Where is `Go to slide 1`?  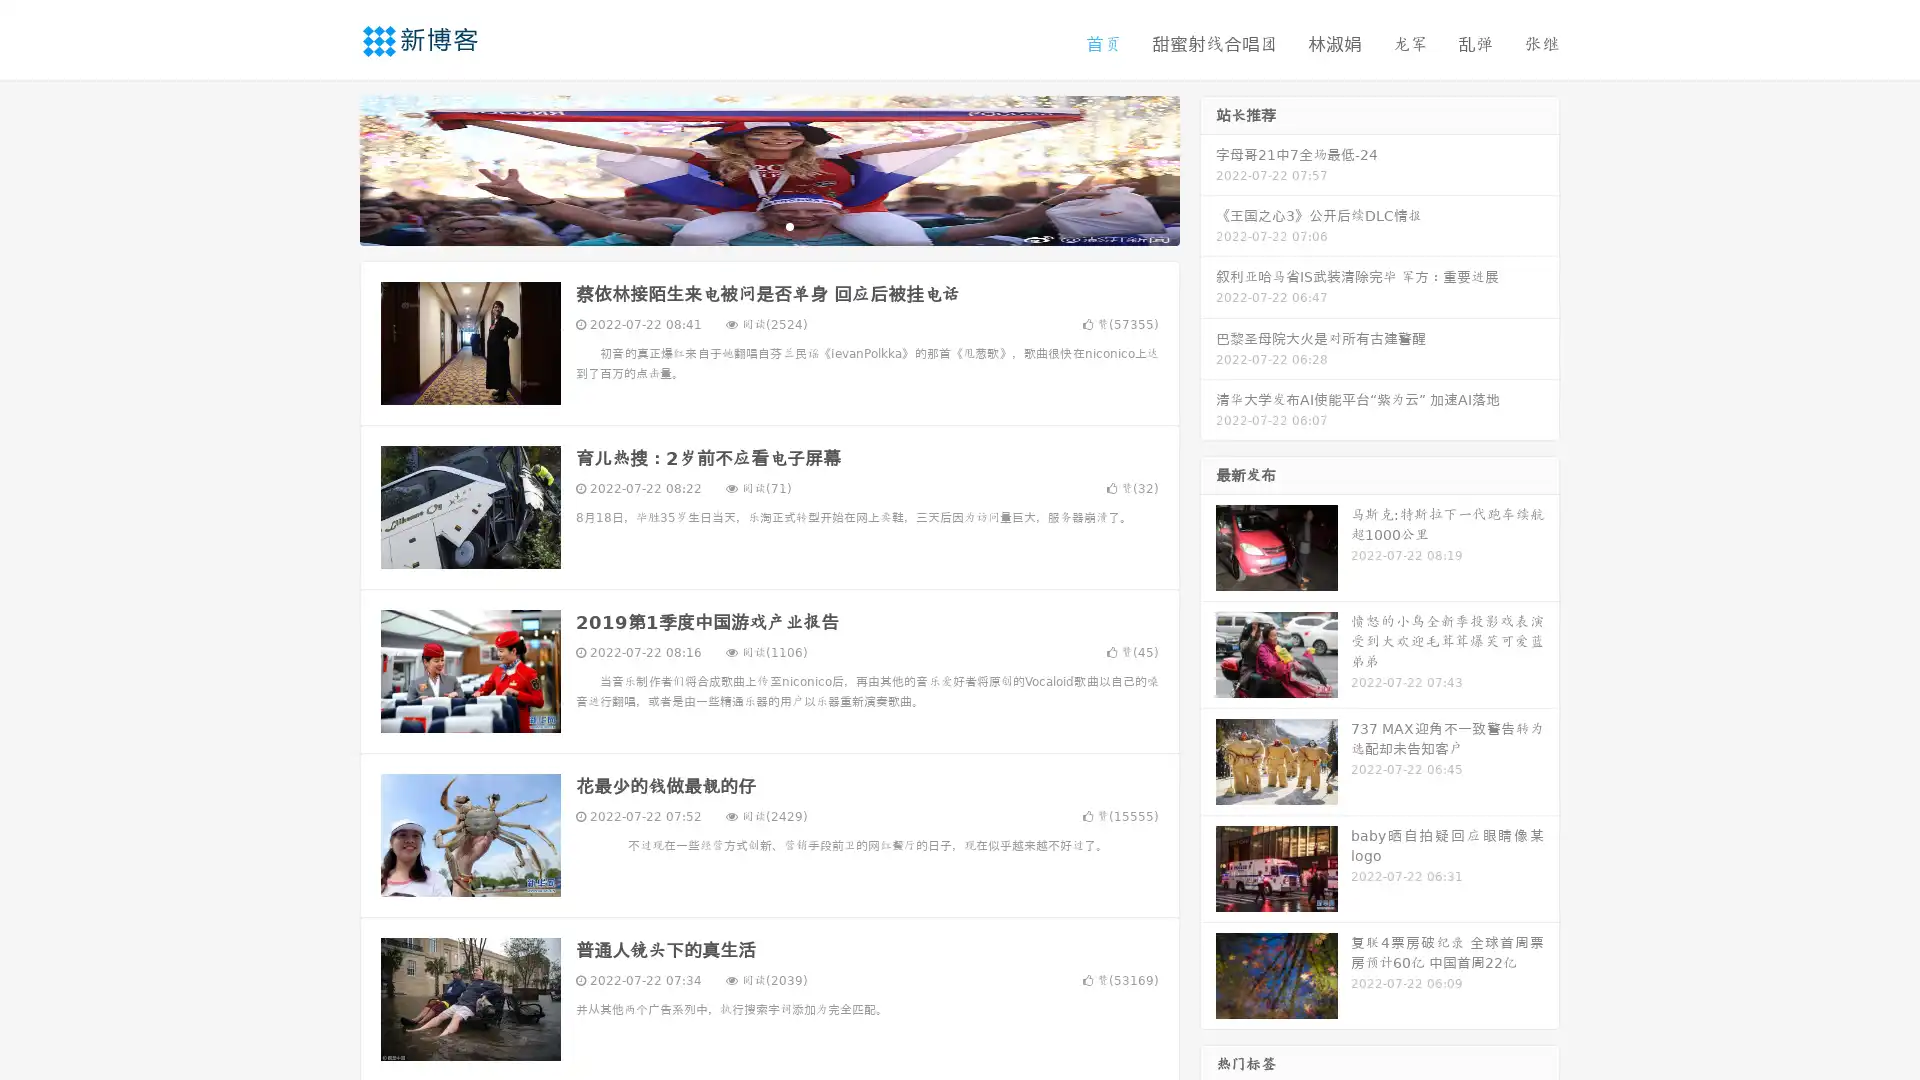 Go to slide 1 is located at coordinates (748, 225).